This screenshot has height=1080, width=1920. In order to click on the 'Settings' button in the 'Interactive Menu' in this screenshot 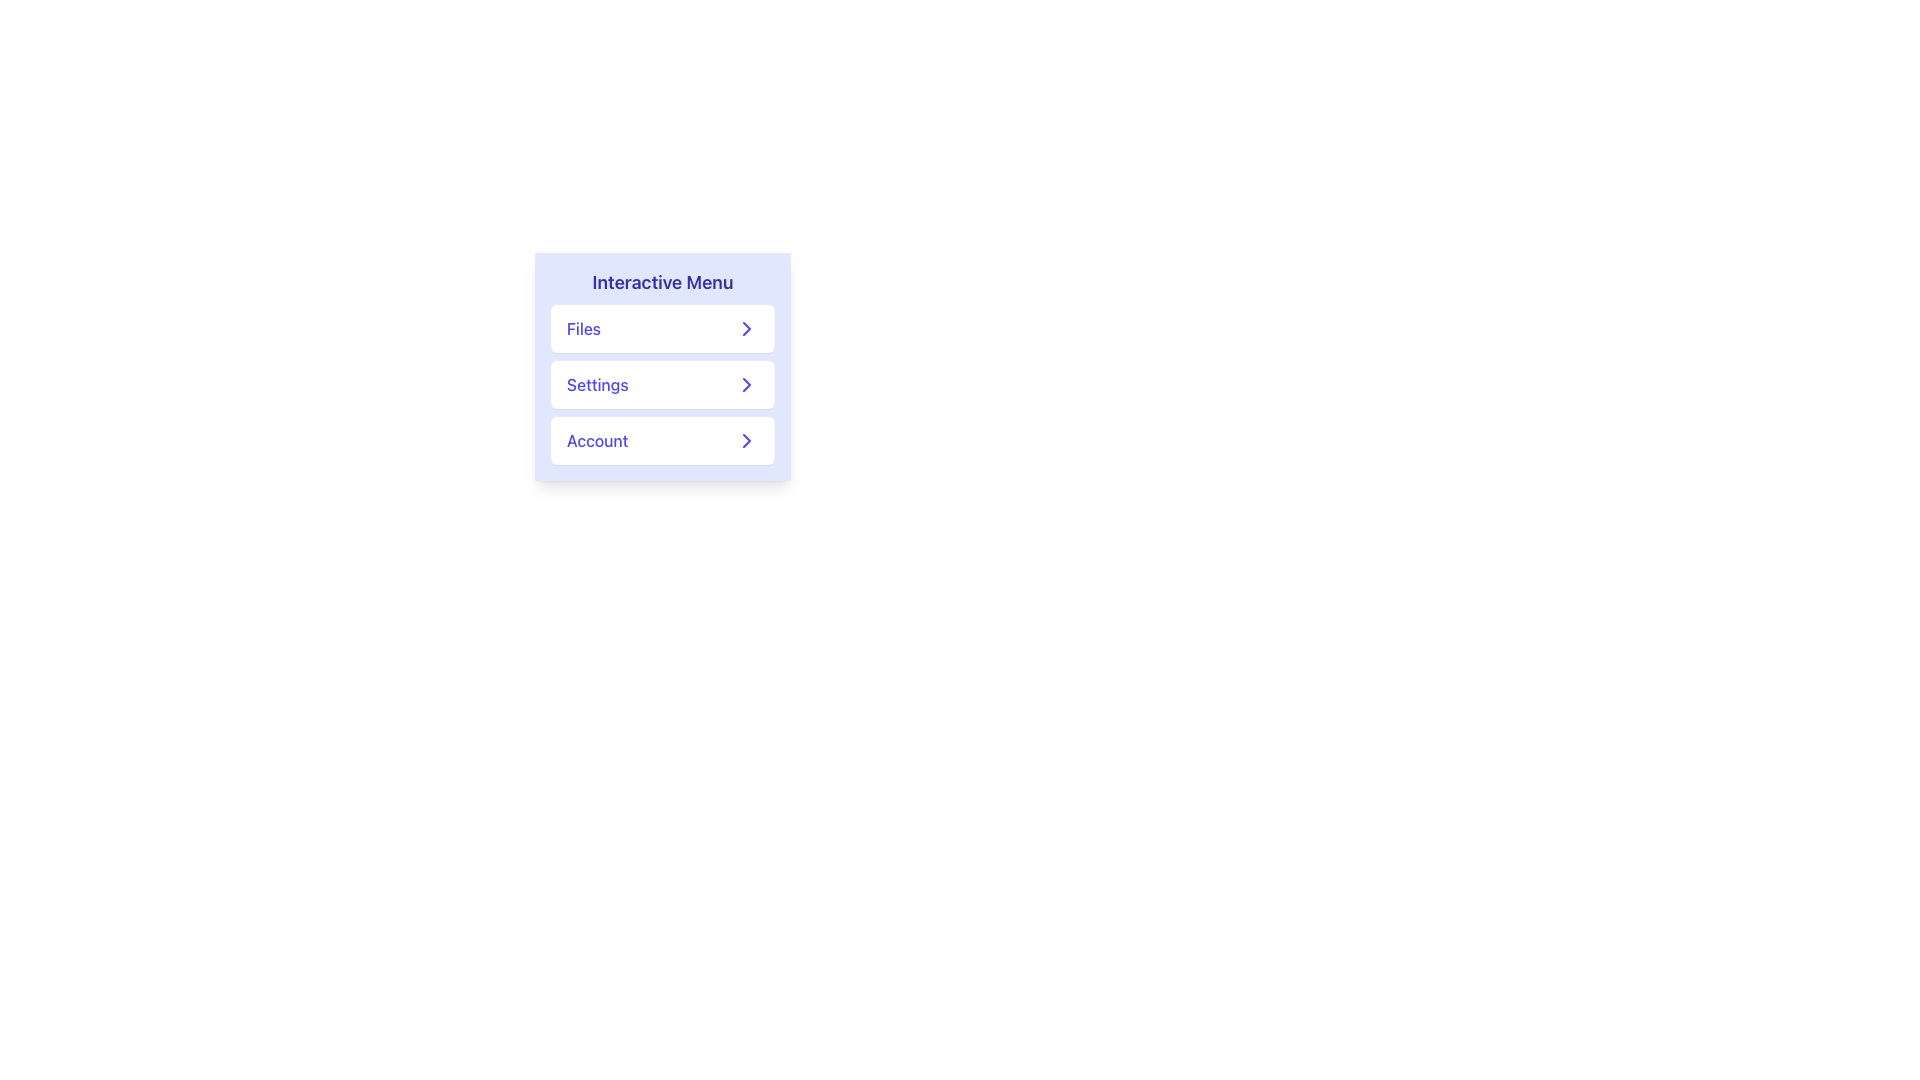, I will do `click(662, 385)`.